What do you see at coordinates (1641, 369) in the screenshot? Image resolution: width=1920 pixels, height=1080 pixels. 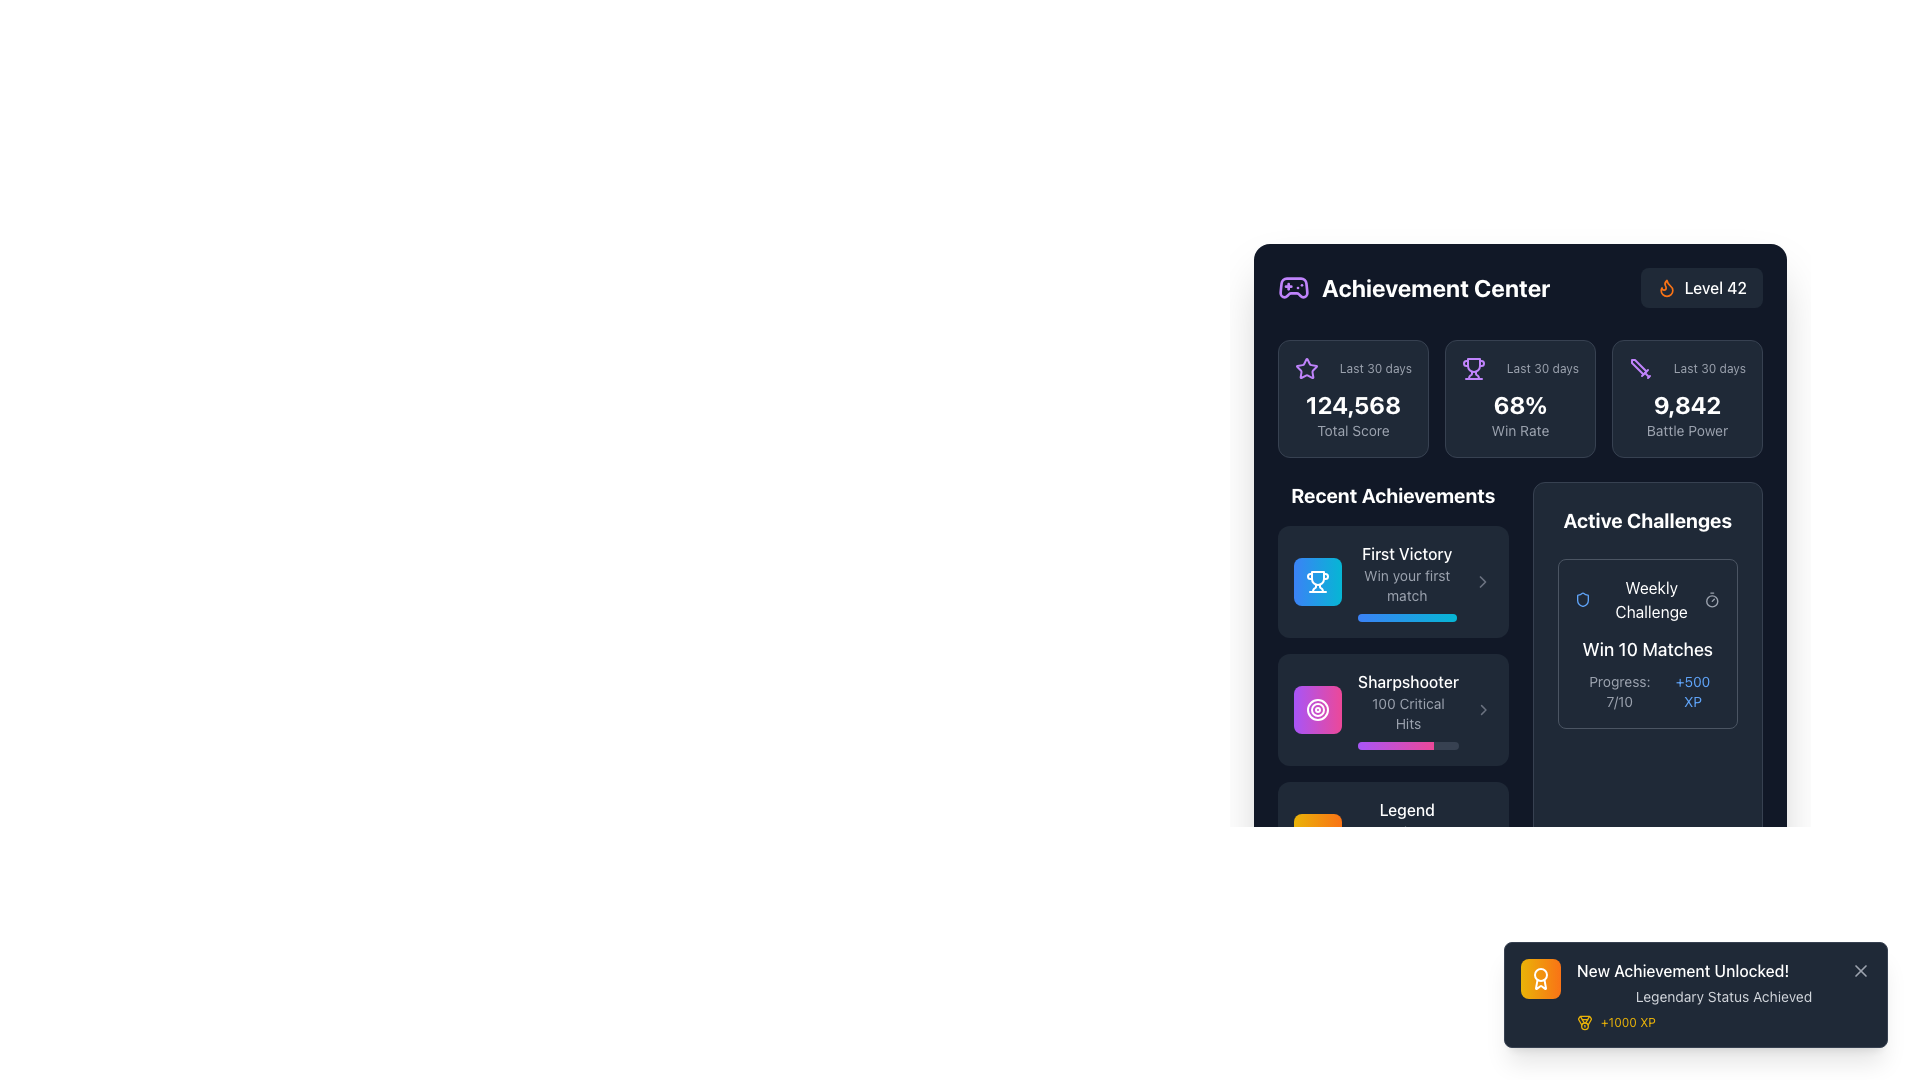 I see `the rightmost sword icon representing the 'Battle Power' metric located under the 'Achievement Center' heading` at bounding box center [1641, 369].